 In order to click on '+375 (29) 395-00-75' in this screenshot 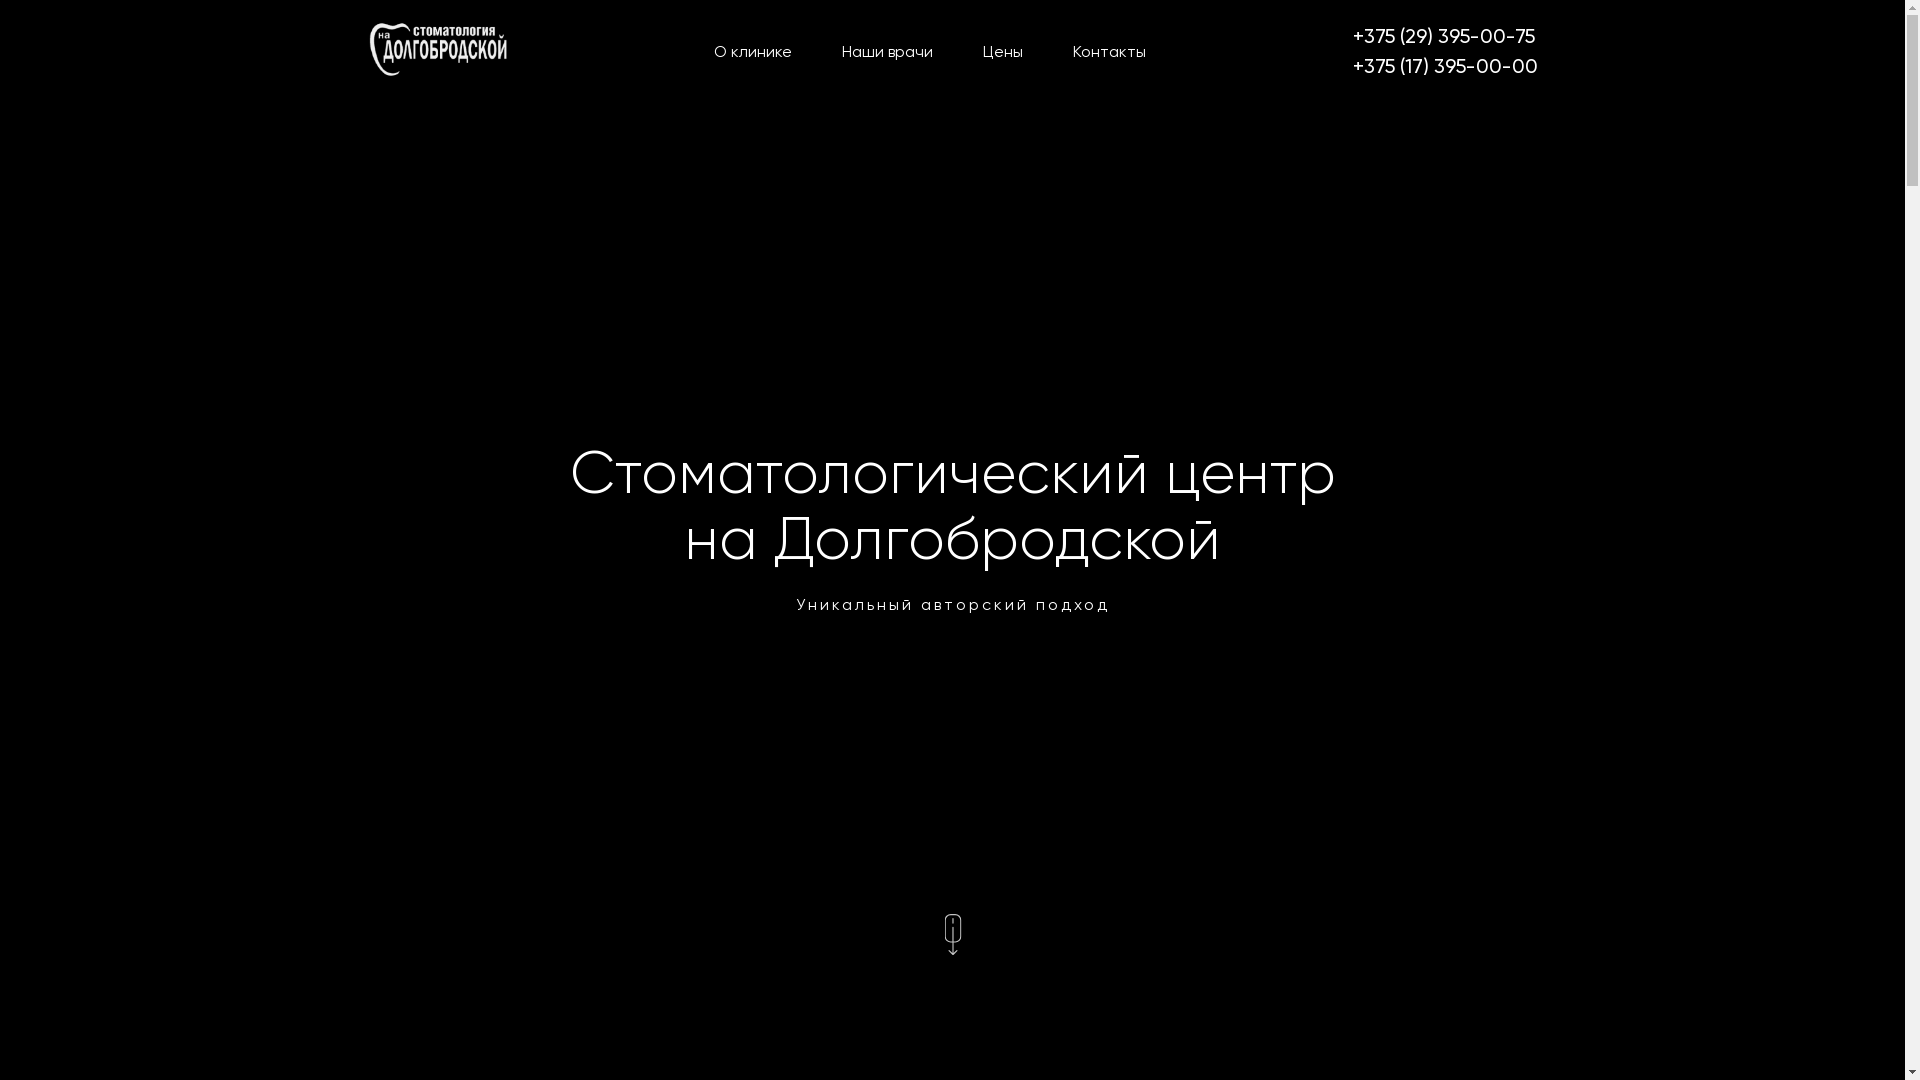, I will do `click(1444, 35)`.